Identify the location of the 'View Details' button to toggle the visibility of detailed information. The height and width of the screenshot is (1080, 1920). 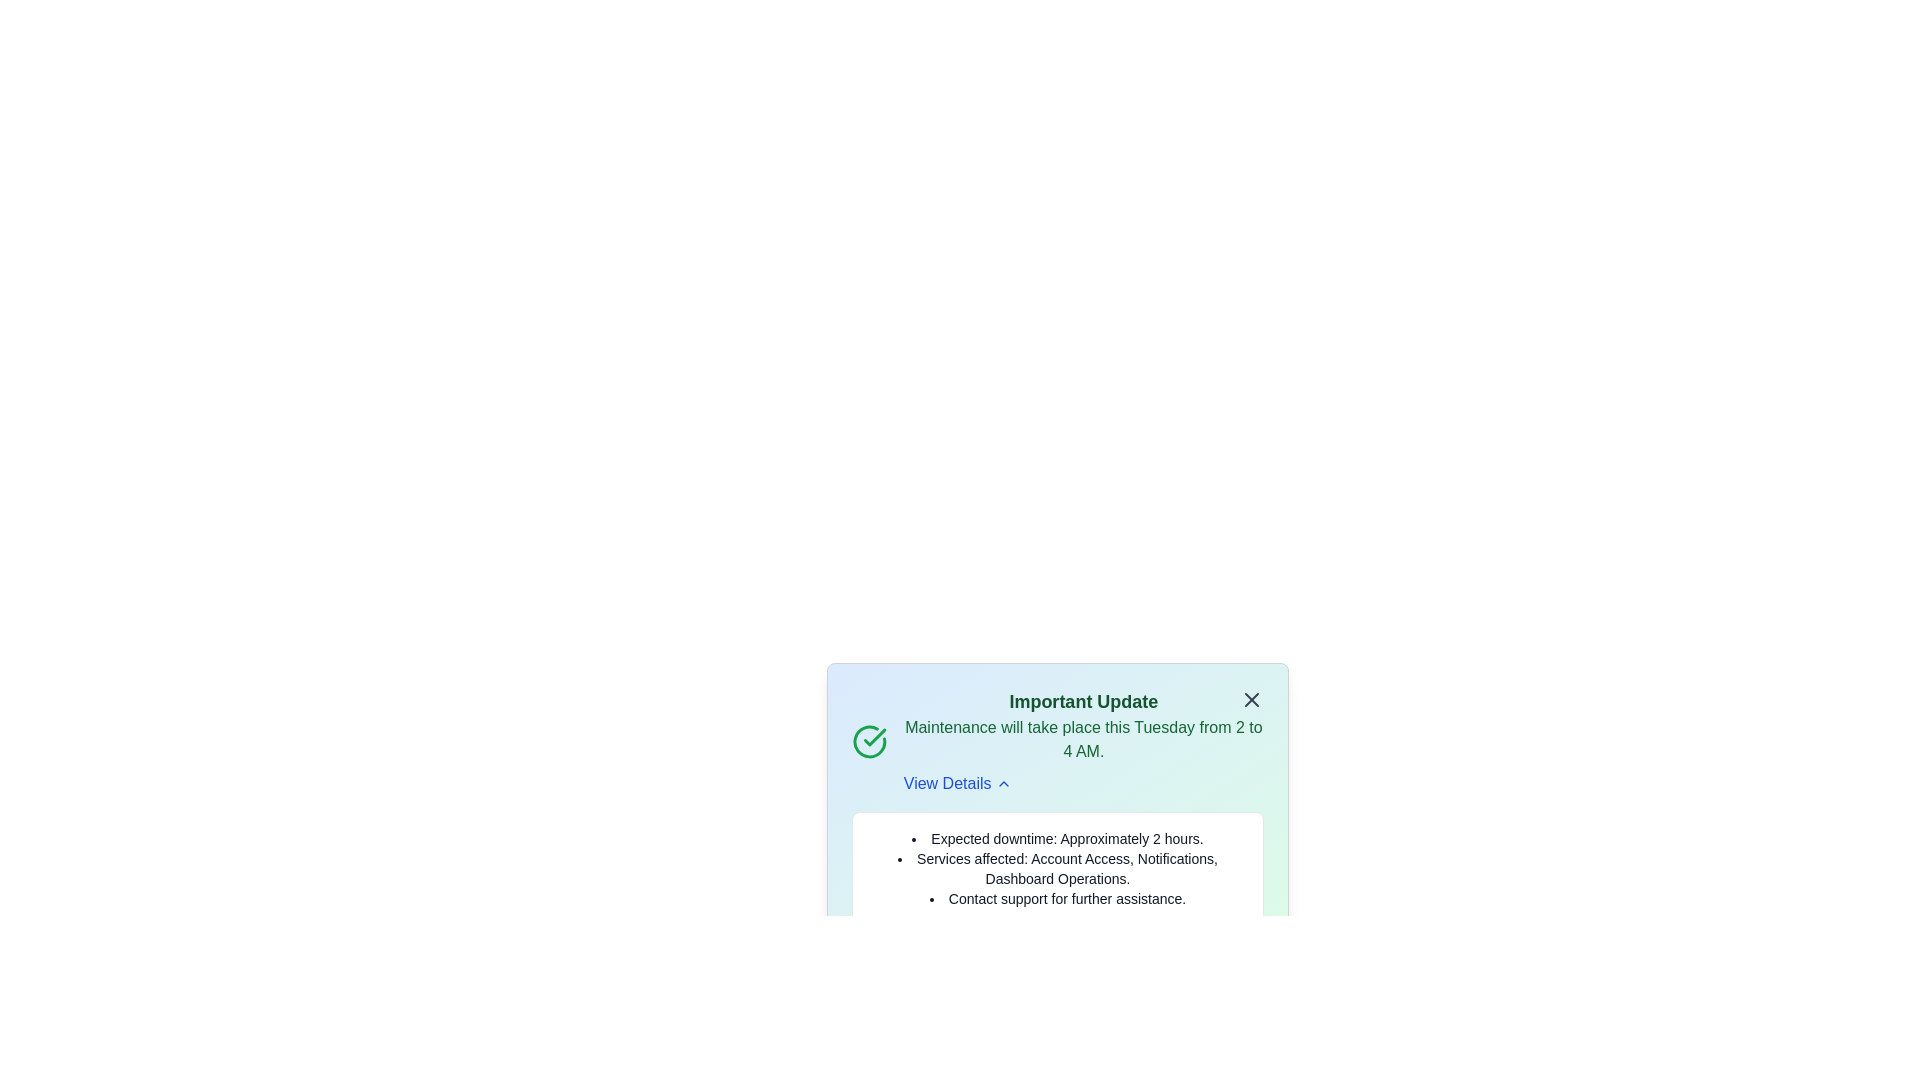
(955, 782).